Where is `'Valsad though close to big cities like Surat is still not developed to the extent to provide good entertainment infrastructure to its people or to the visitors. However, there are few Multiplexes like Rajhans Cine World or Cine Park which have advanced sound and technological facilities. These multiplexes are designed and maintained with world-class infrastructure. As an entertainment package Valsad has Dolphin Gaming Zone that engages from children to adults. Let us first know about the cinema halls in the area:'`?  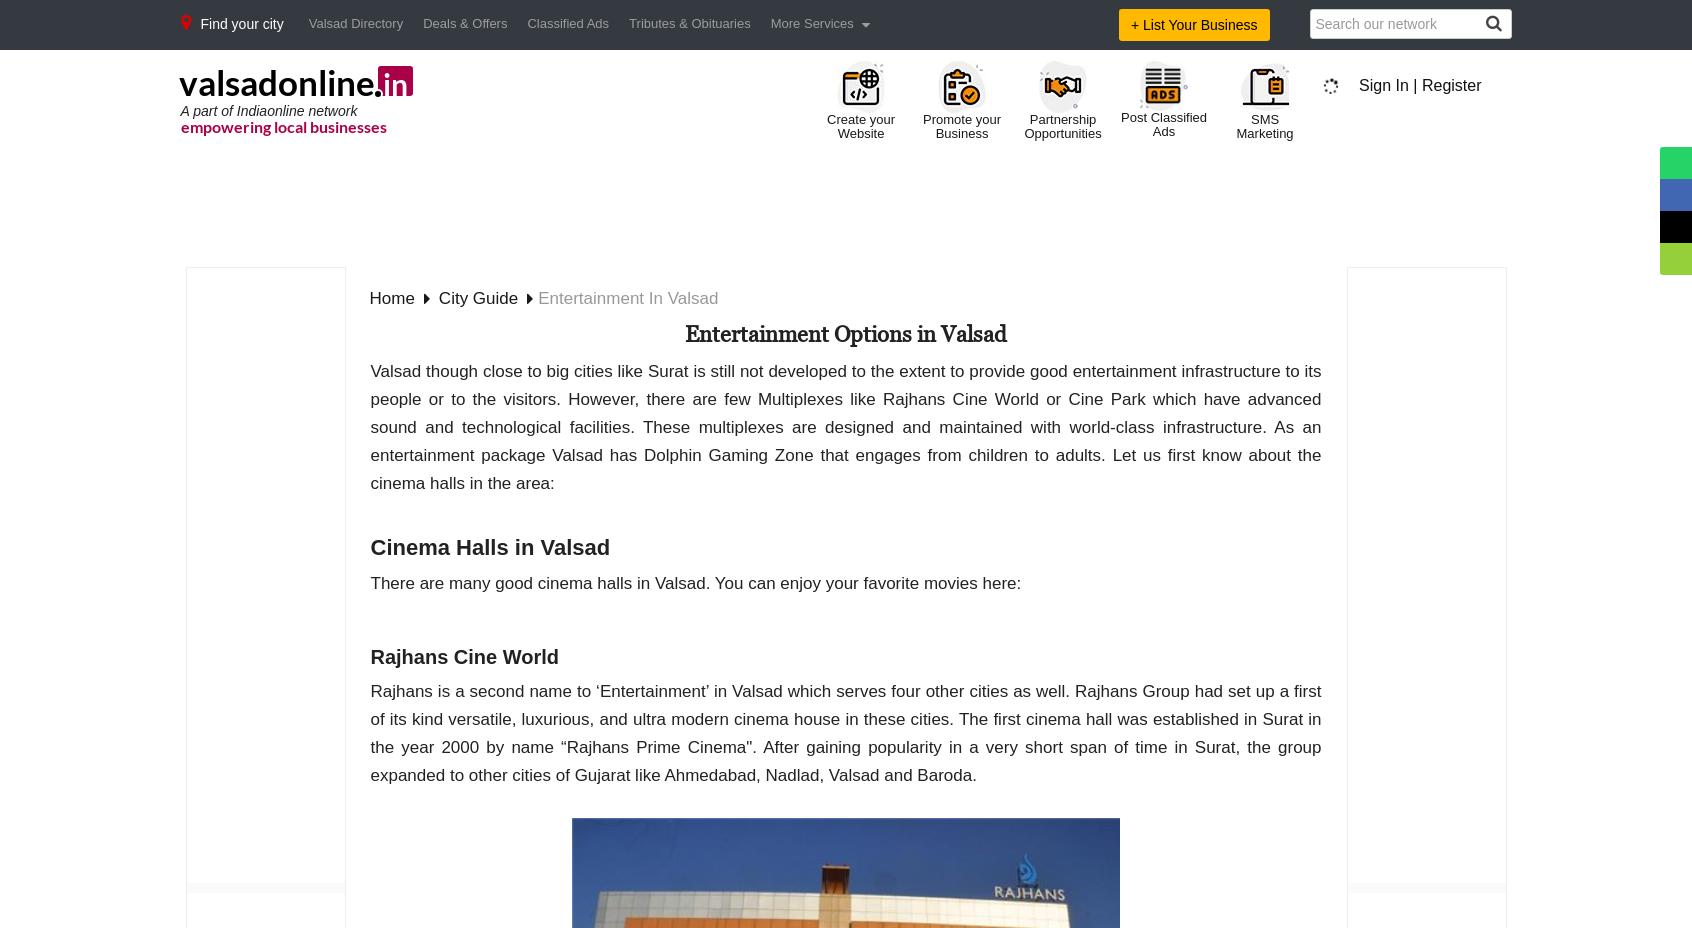
'Valsad though close to big cities like Surat is still not developed to the extent to provide good entertainment infrastructure to its people or to the visitors. However, there are few Multiplexes like Rajhans Cine World or Cine Park which have advanced sound and technological facilities. These multiplexes are designed and maintained with world-class infrastructure. As an entertainment package Valsad has Dolphin Gaming Zone that engages from children to adults. Let us first know about the cinema halls in the area:' is located at coordinates (845, 427).